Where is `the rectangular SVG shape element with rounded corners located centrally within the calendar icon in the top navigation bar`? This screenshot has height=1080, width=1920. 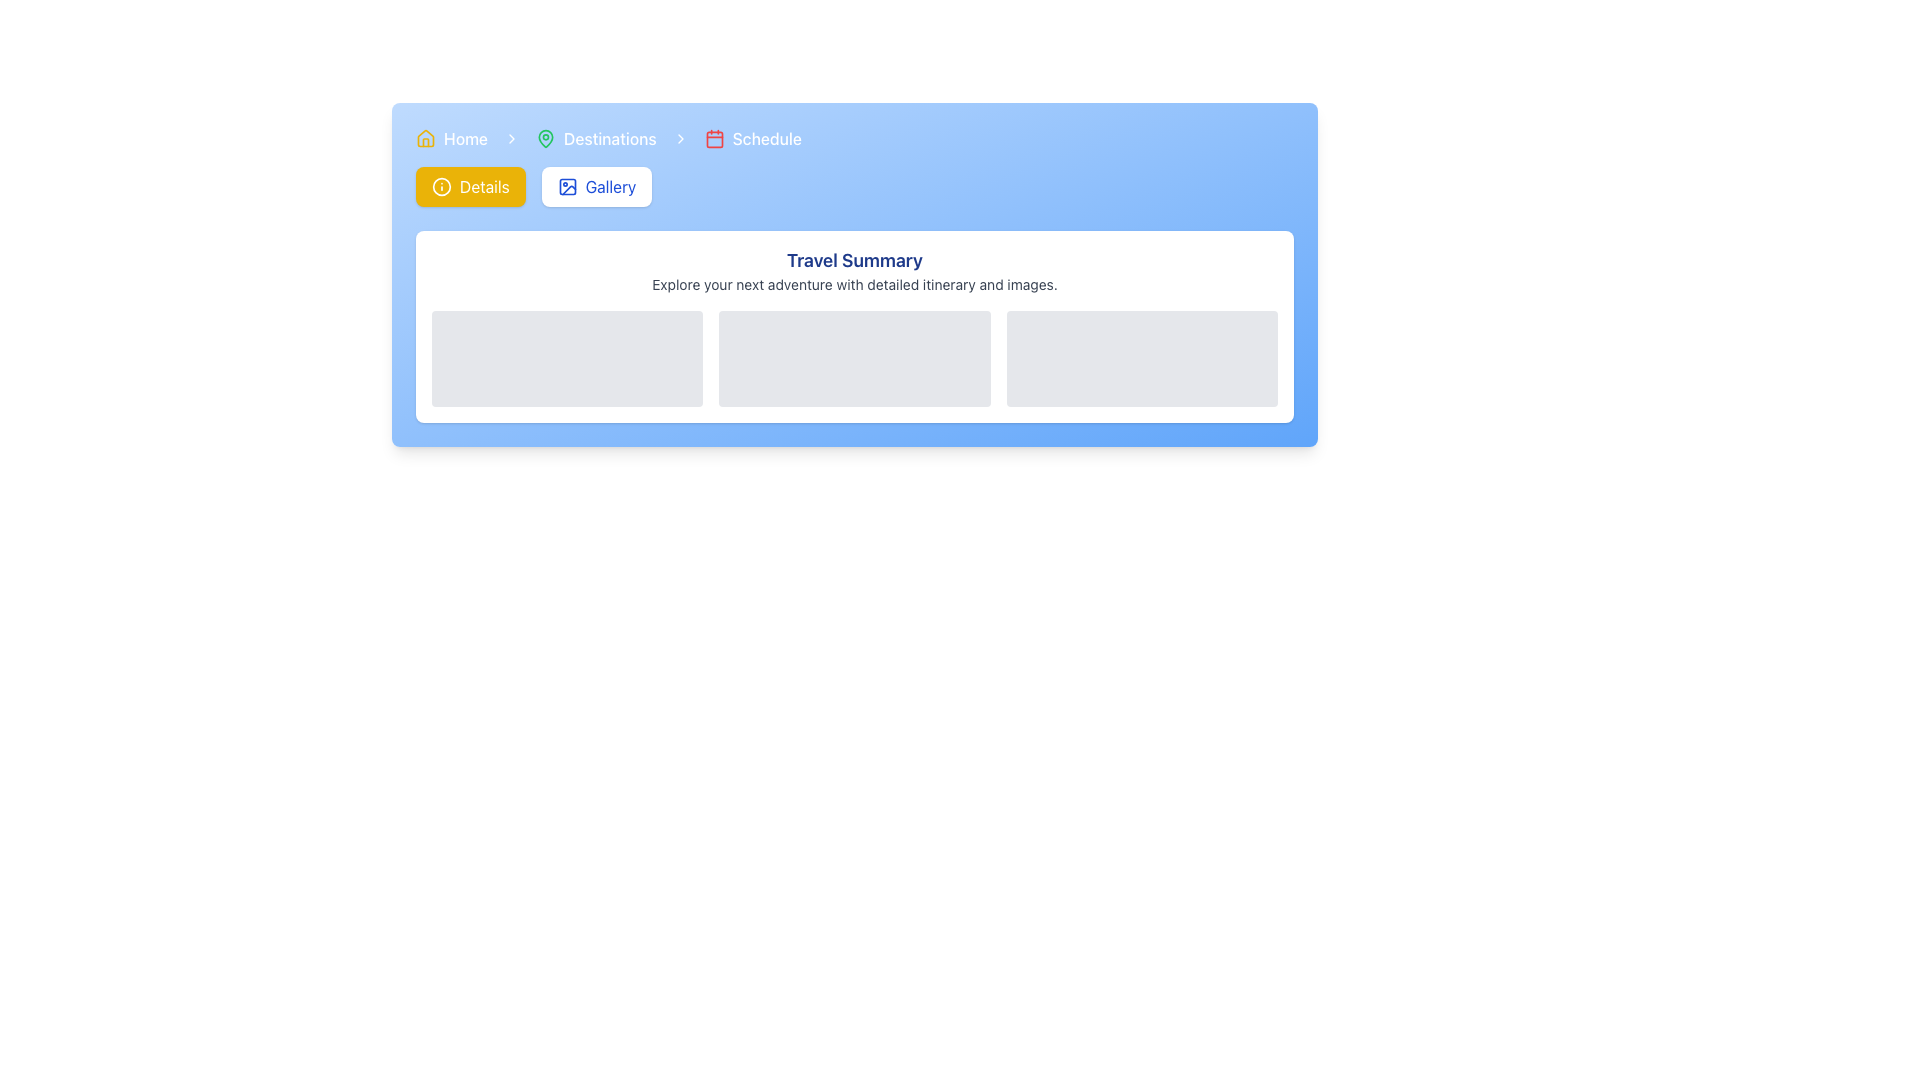 the rectangular SVG shape element with rounded corners located centrally within the calendar icon in the top navigation bar is located at coordinates (714, 138).